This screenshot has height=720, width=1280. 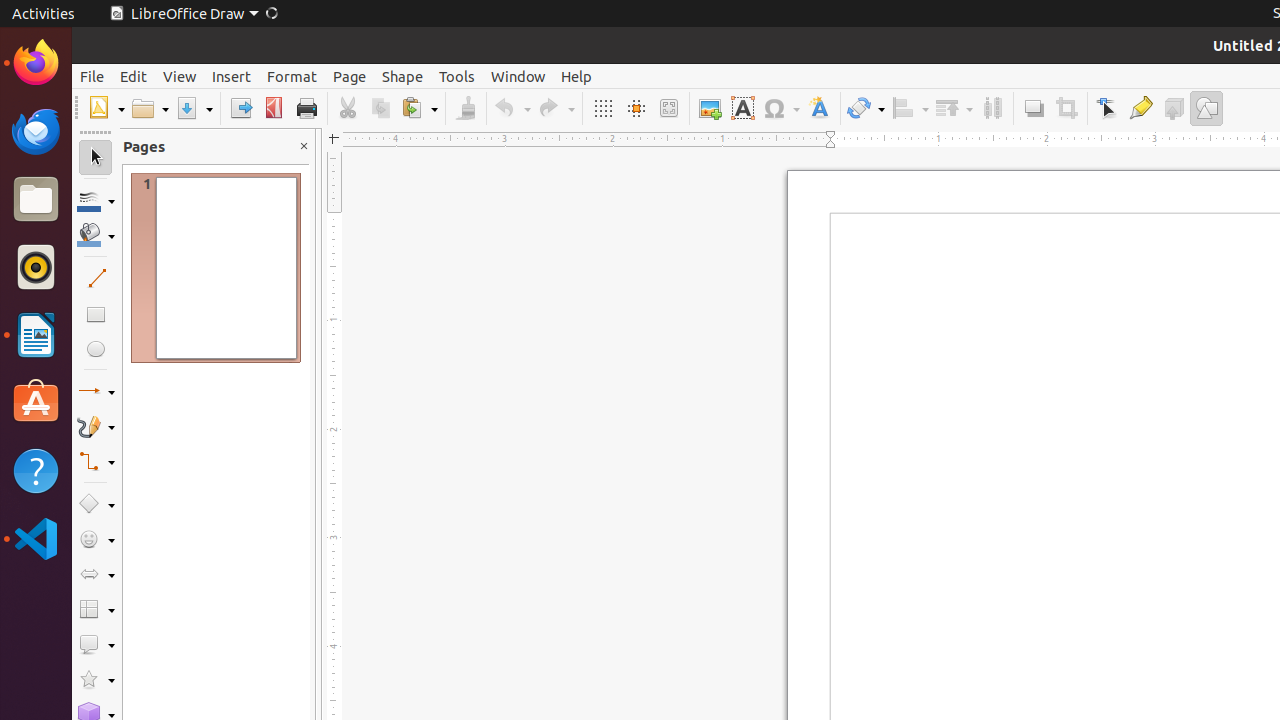 What do you see at coordinates (1140, 108) in the screenshot?
I see `'Glue Points'` at bounding box center [1140, 108].